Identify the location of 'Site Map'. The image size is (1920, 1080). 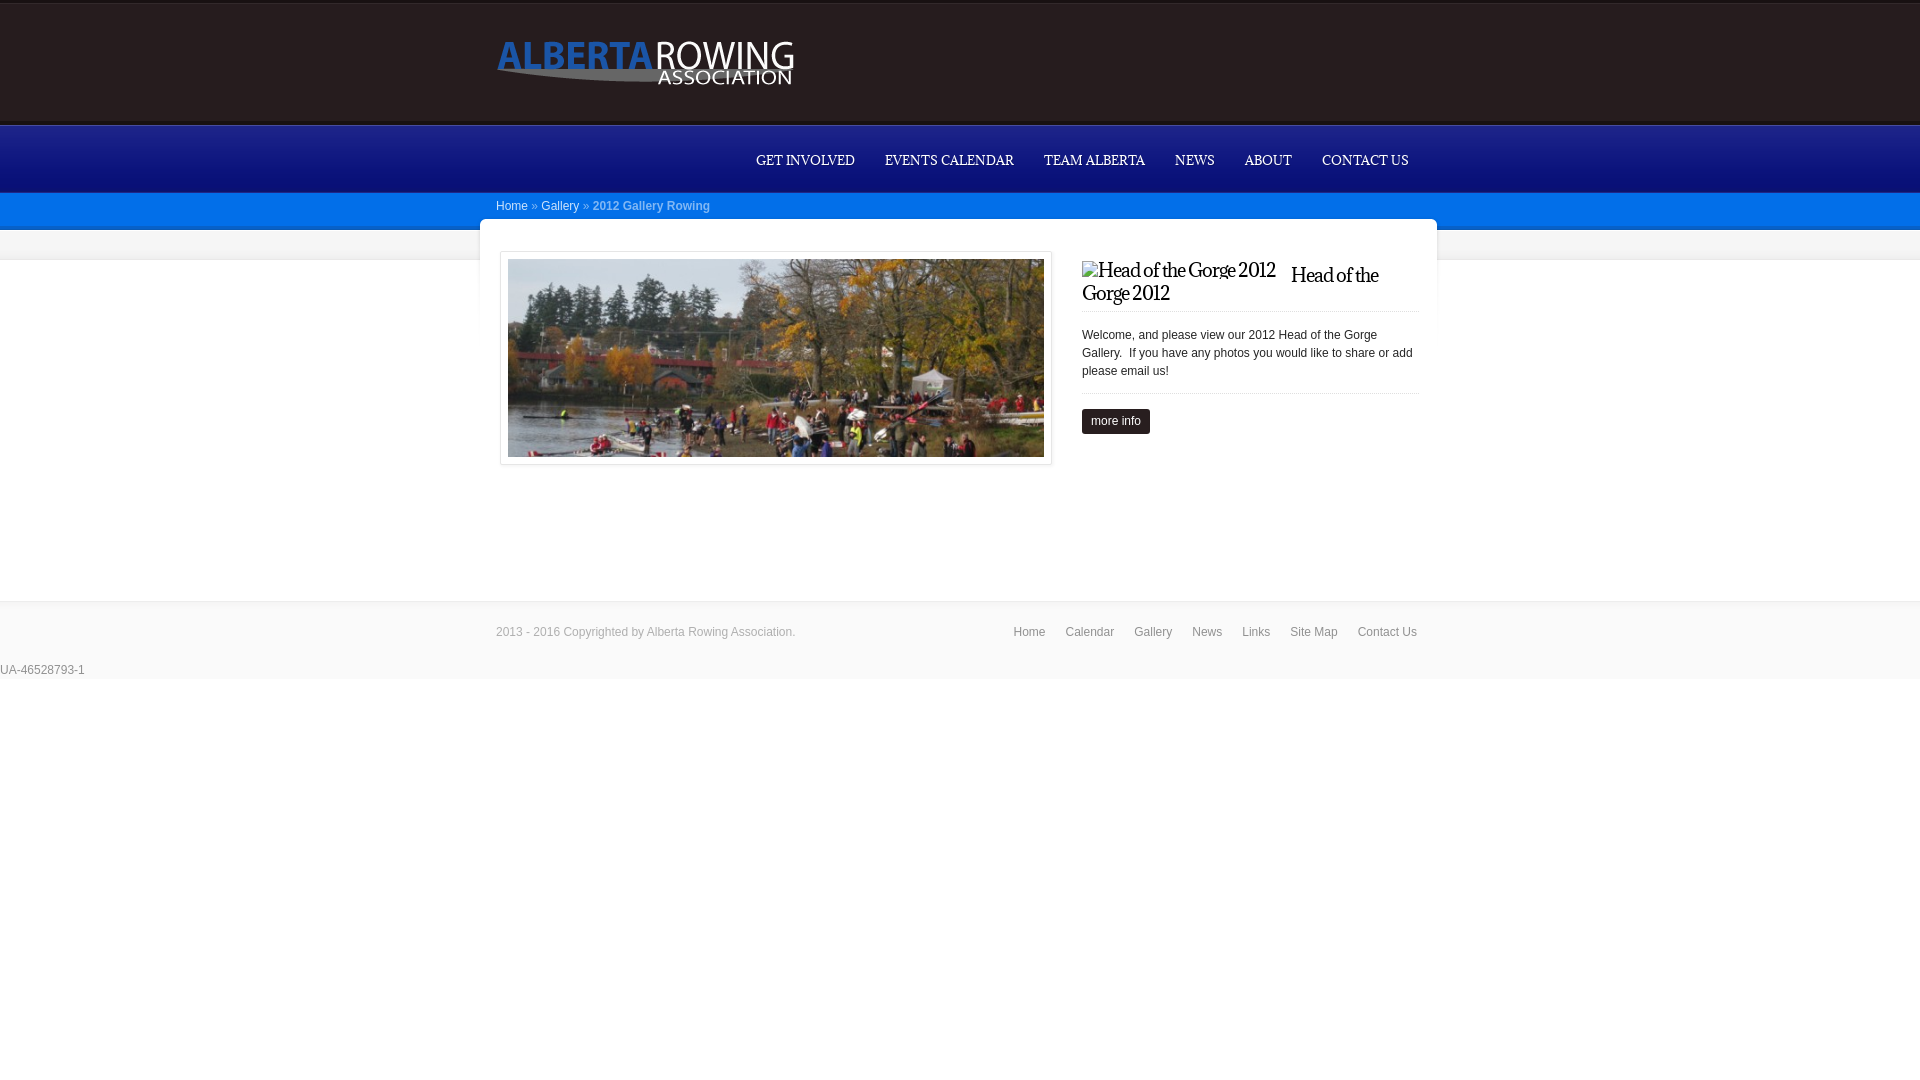
(1313, 631).